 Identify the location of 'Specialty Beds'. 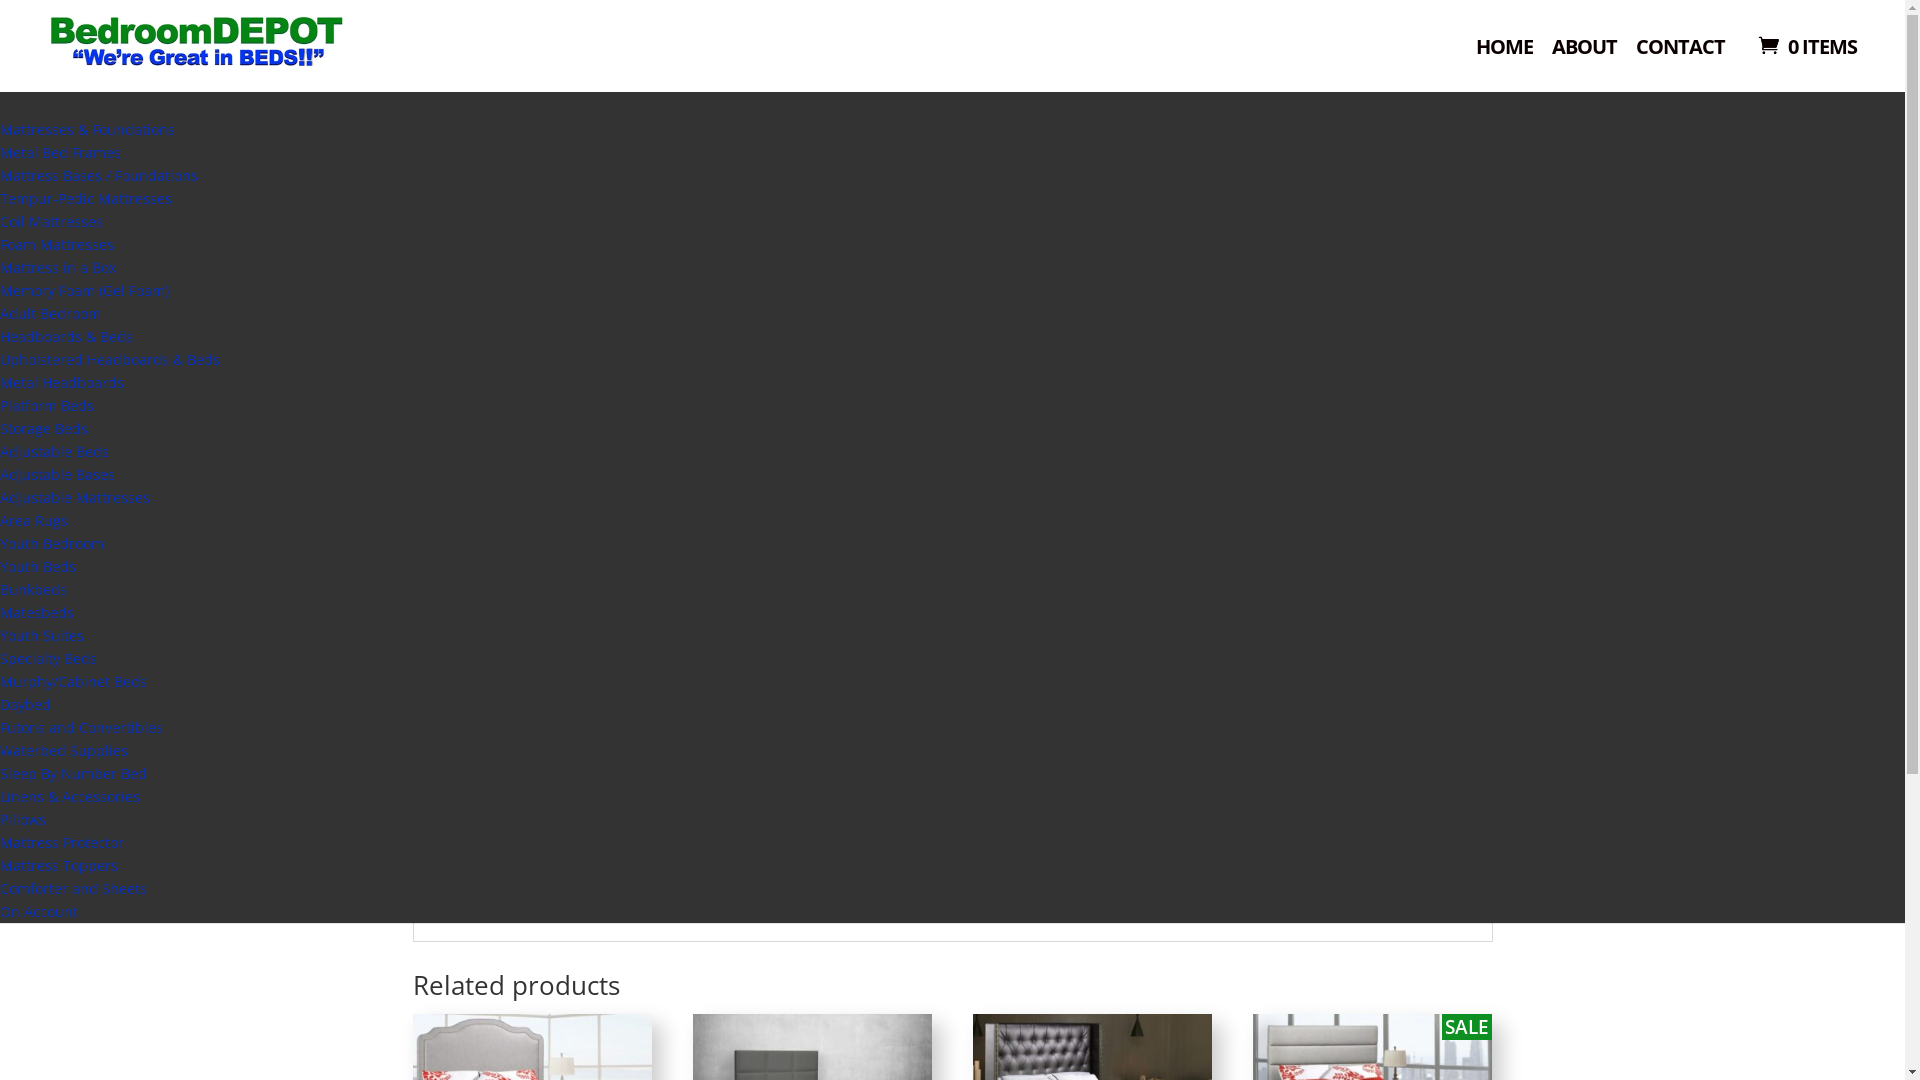
(48, 658).